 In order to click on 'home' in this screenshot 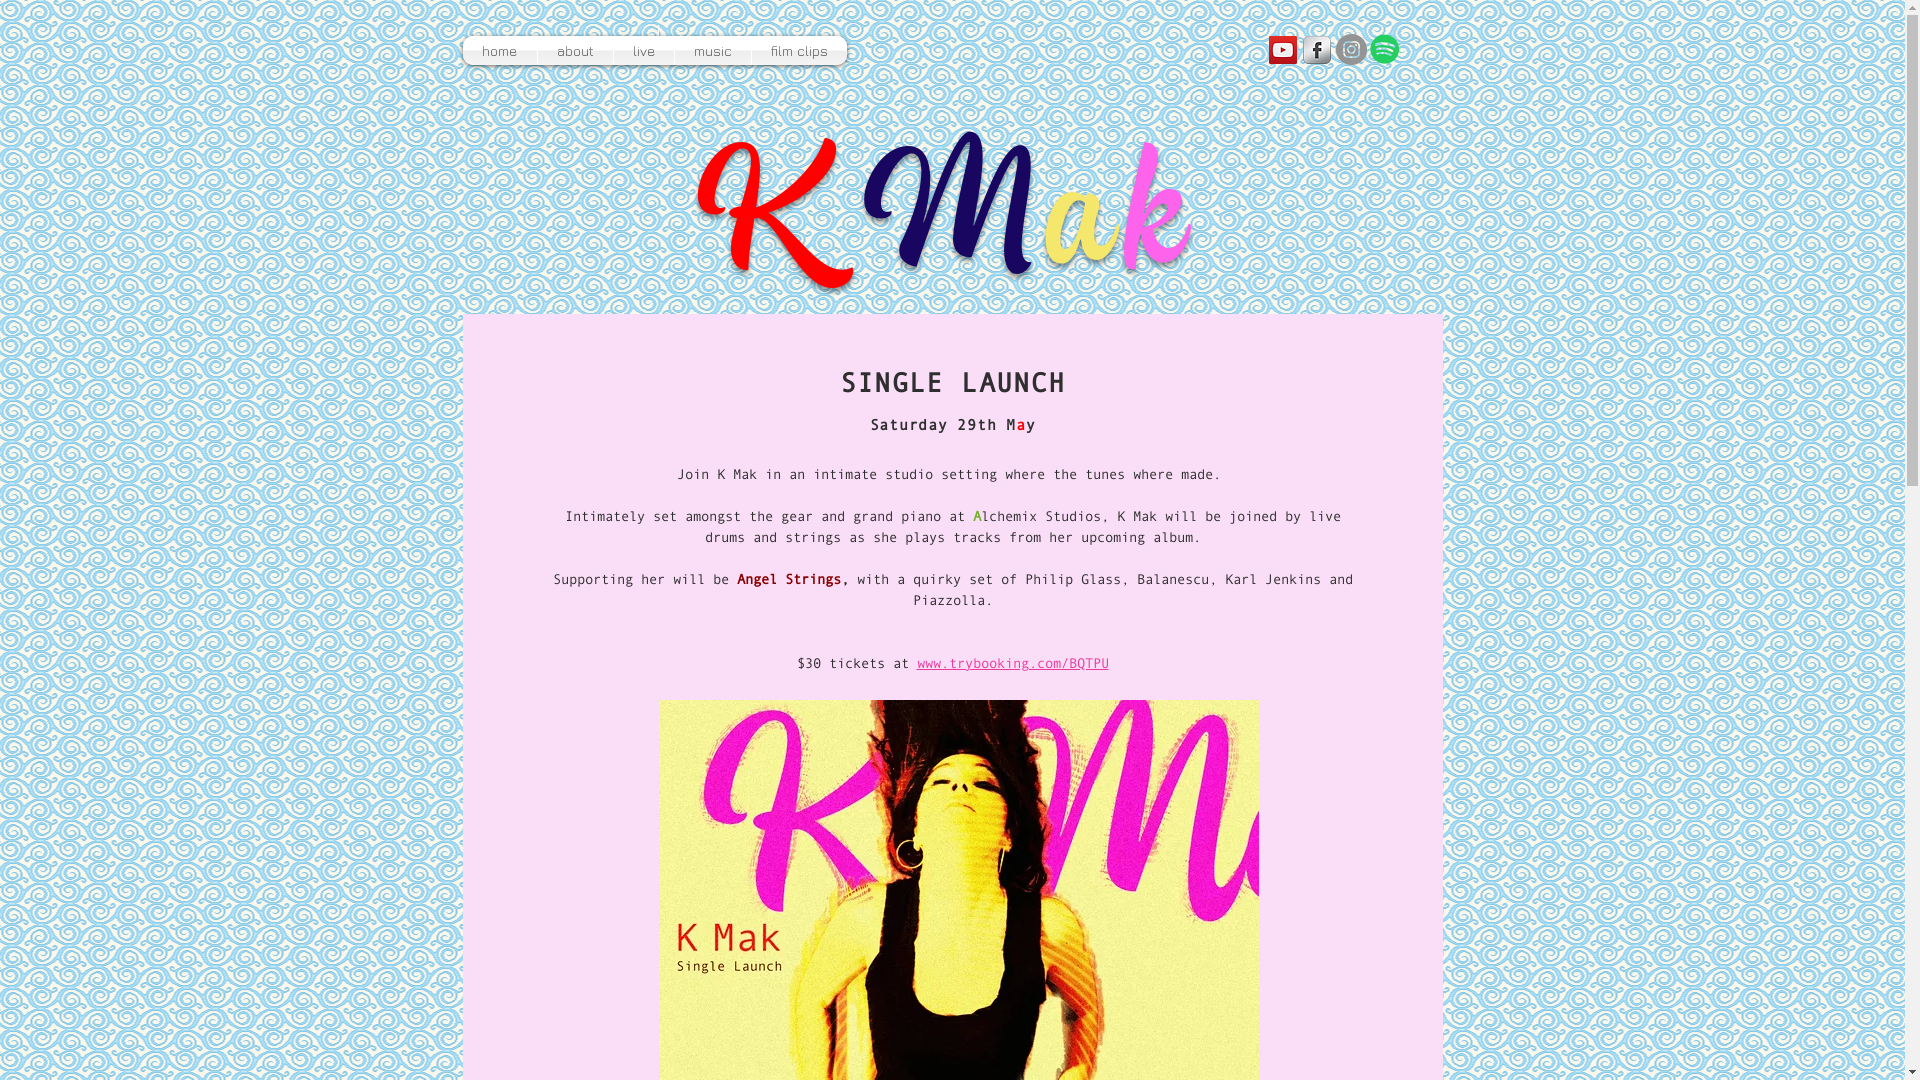, I will do `click(499, 49)`.